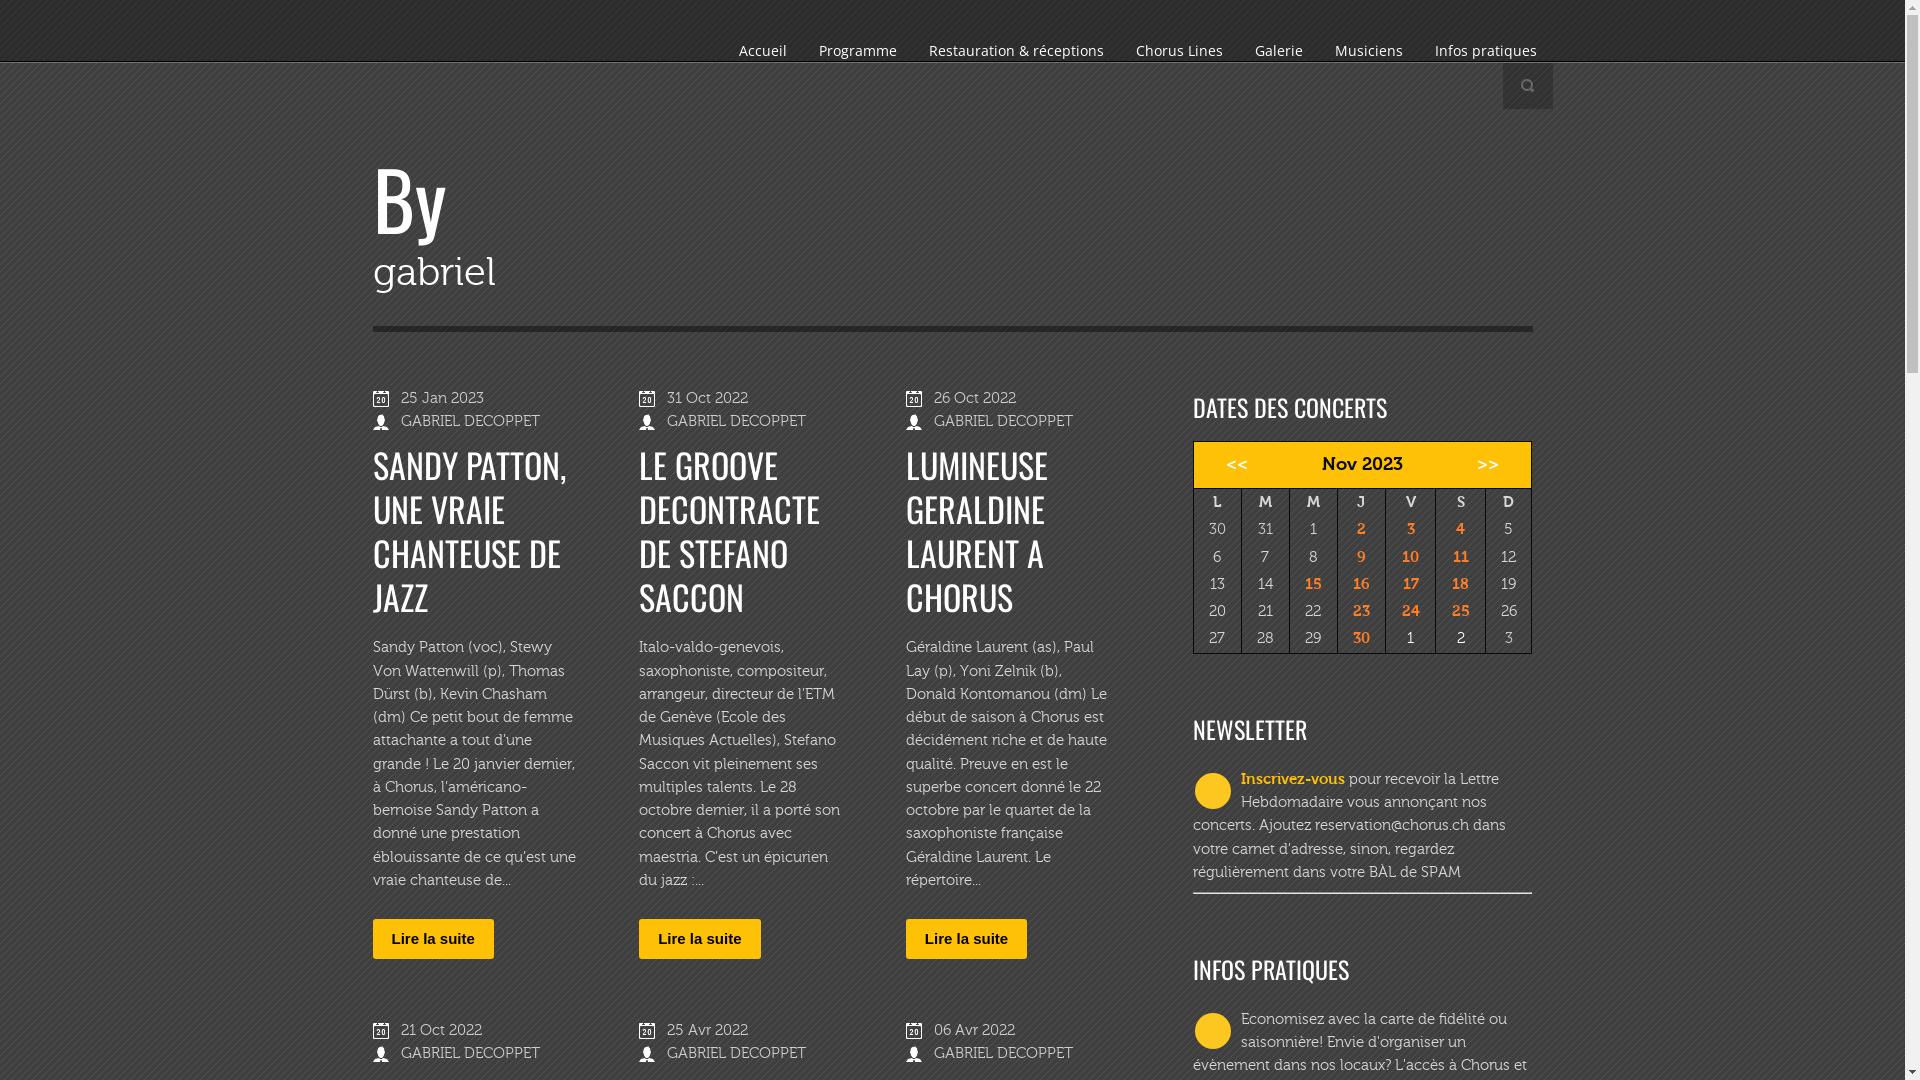  I want to click on '23', so click(1353, 609).